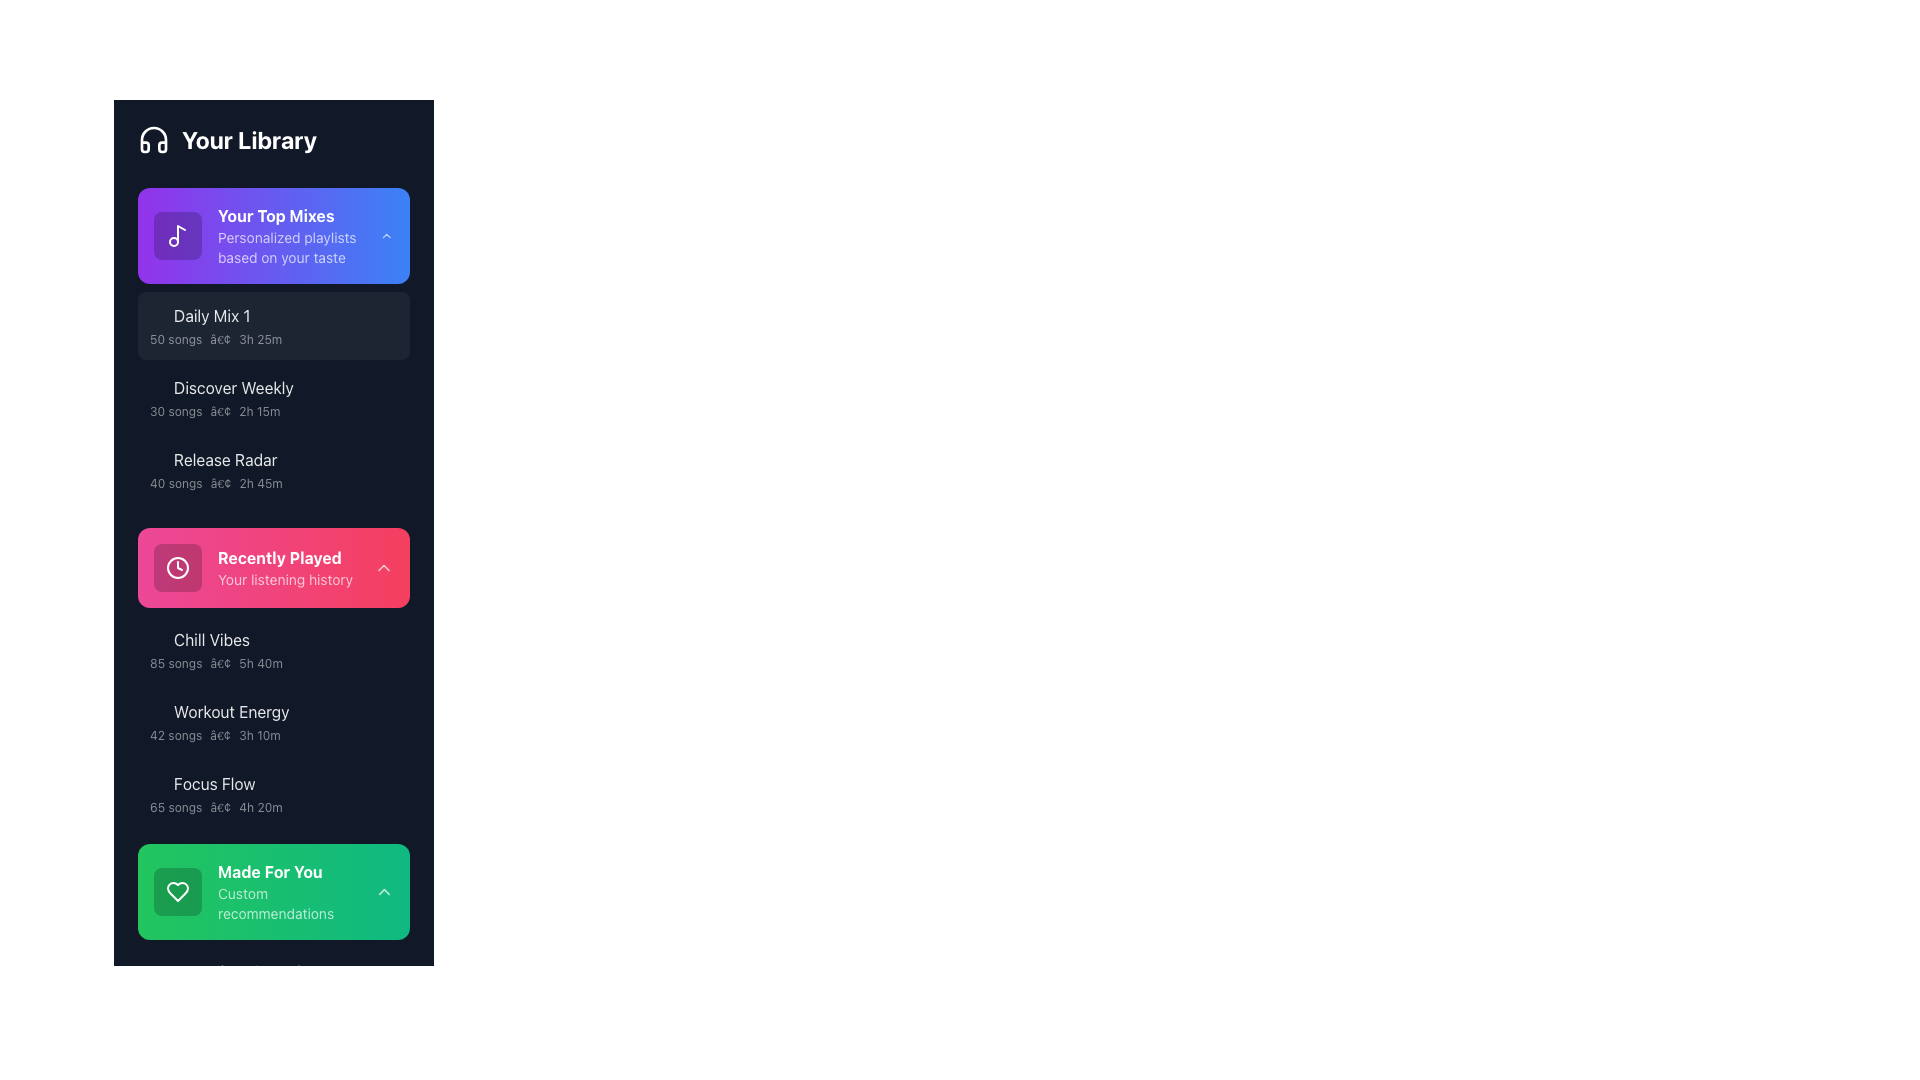 The width and height of the screenshot is (1920, 1080). I want to click on the 'Workout Energy' button in the list under 'Your Library', so click(272, 721).